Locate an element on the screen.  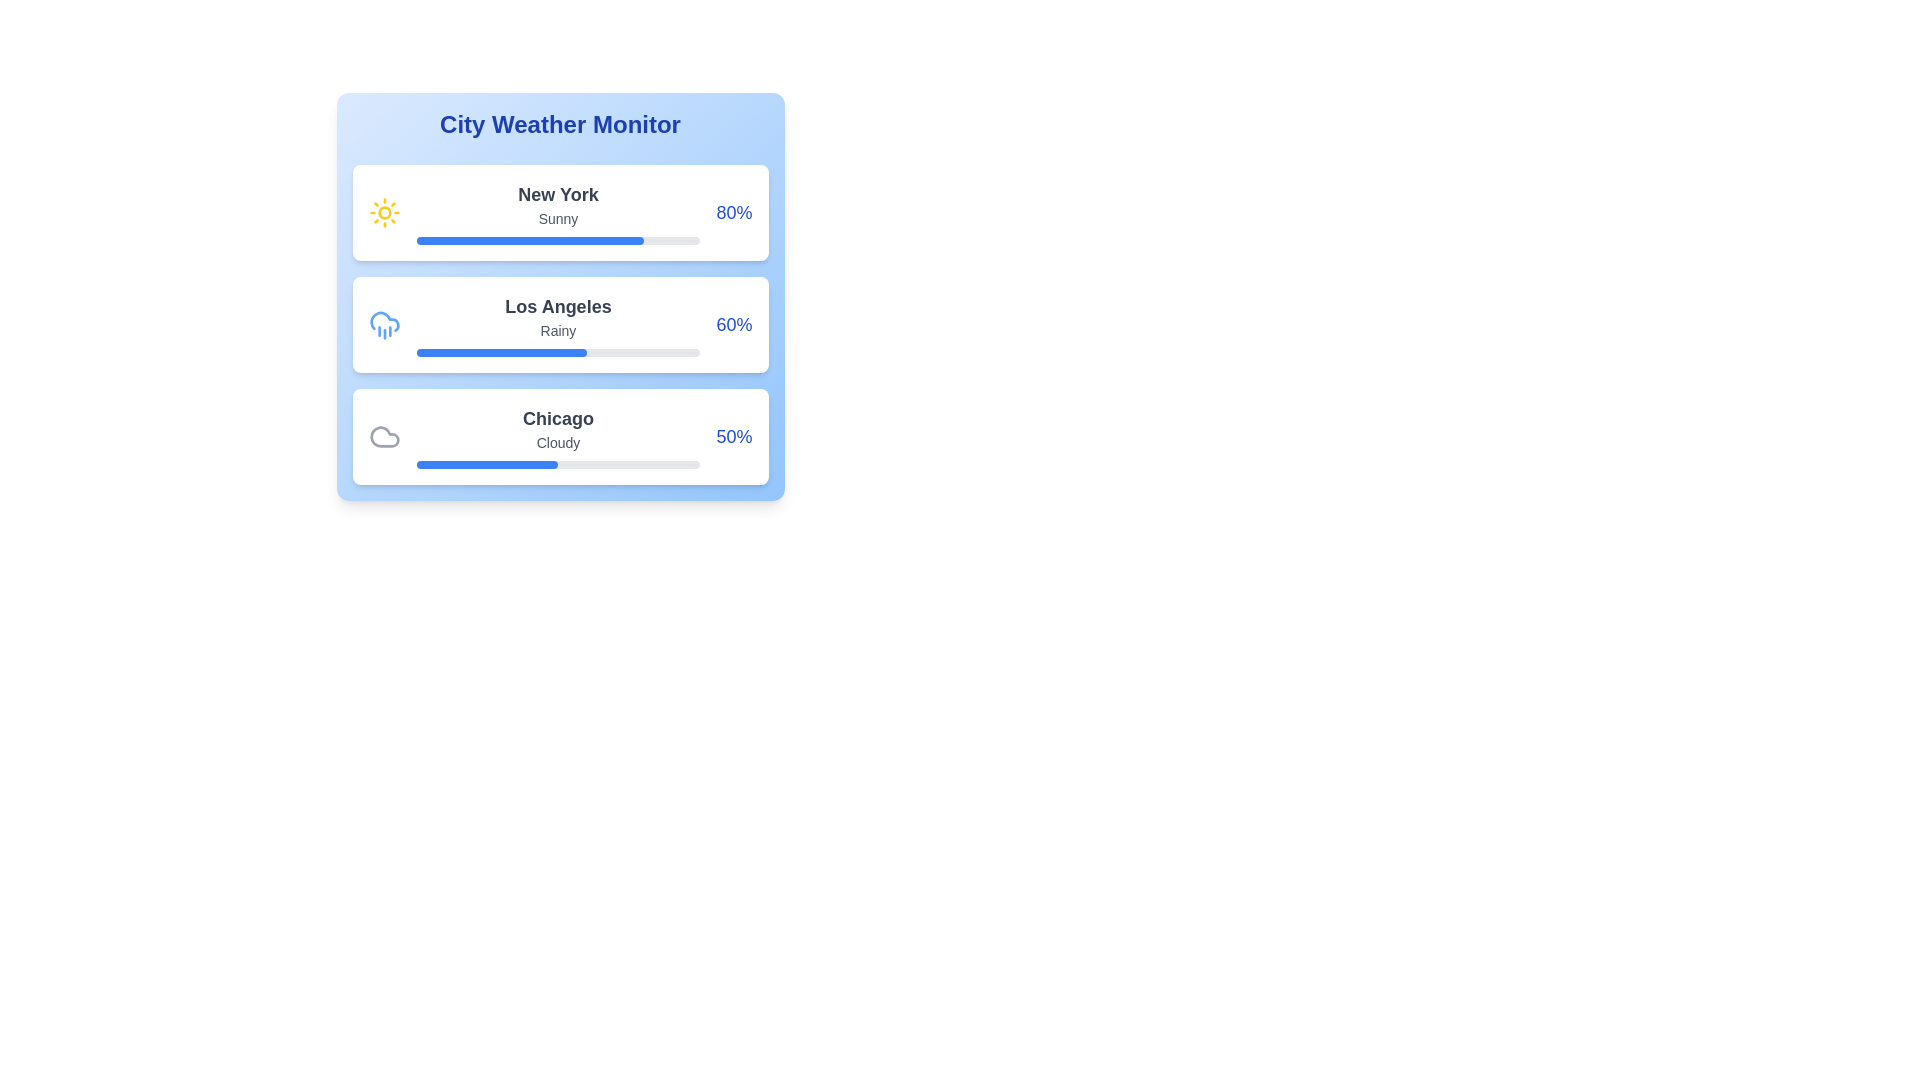
text displayed in the blue font that shows '80%' within the New York weather card is located at coordinates (733, 212).